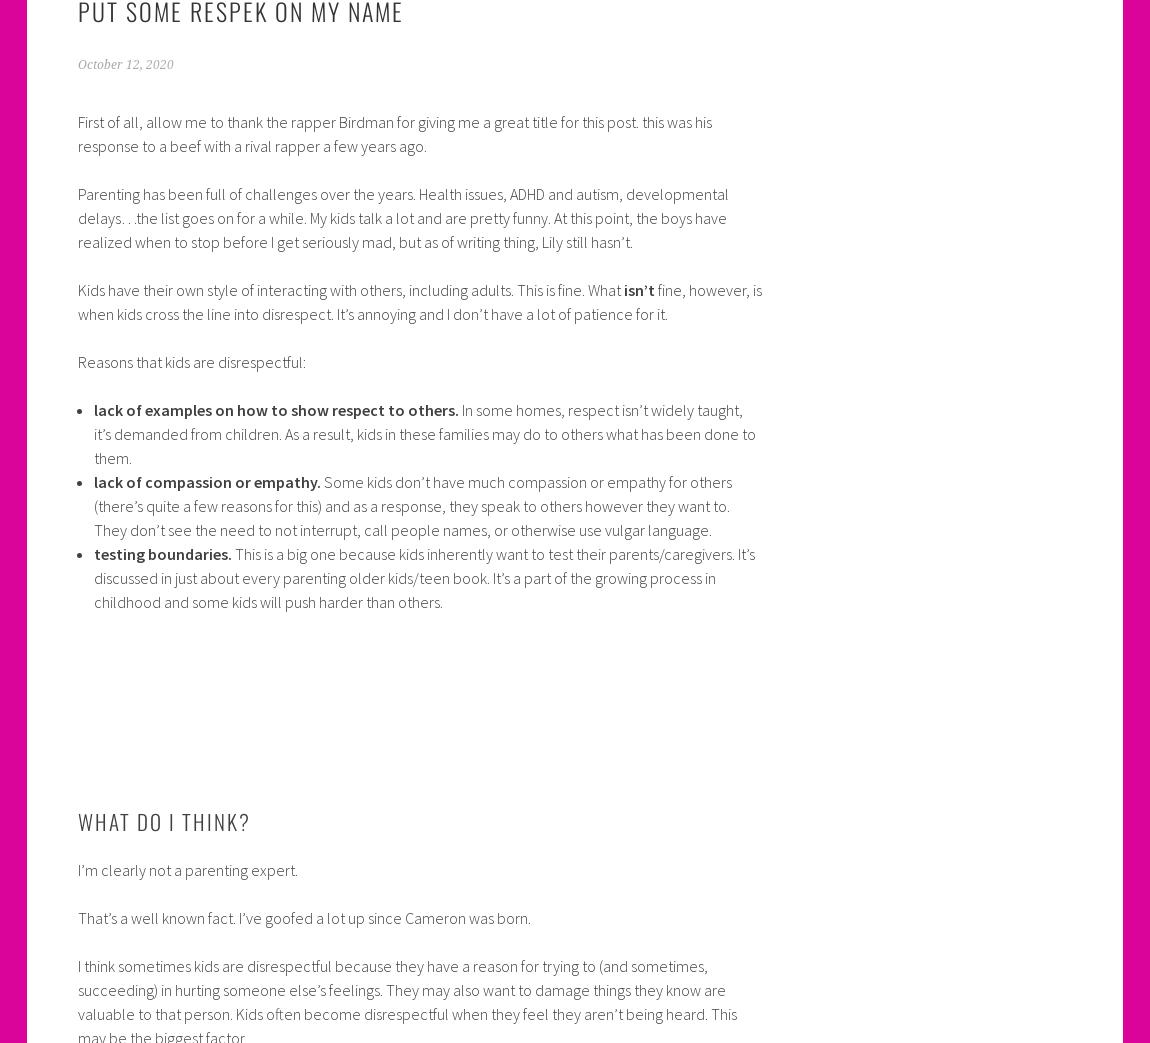  I want to click on 'This is a big one because kids inherently want to test their parents/caregivers. It’s discussed in just about every parenting older kids/teen book. It’s a part of the growing process in childhood and some kids will push harder than others.', so click(423, 576).